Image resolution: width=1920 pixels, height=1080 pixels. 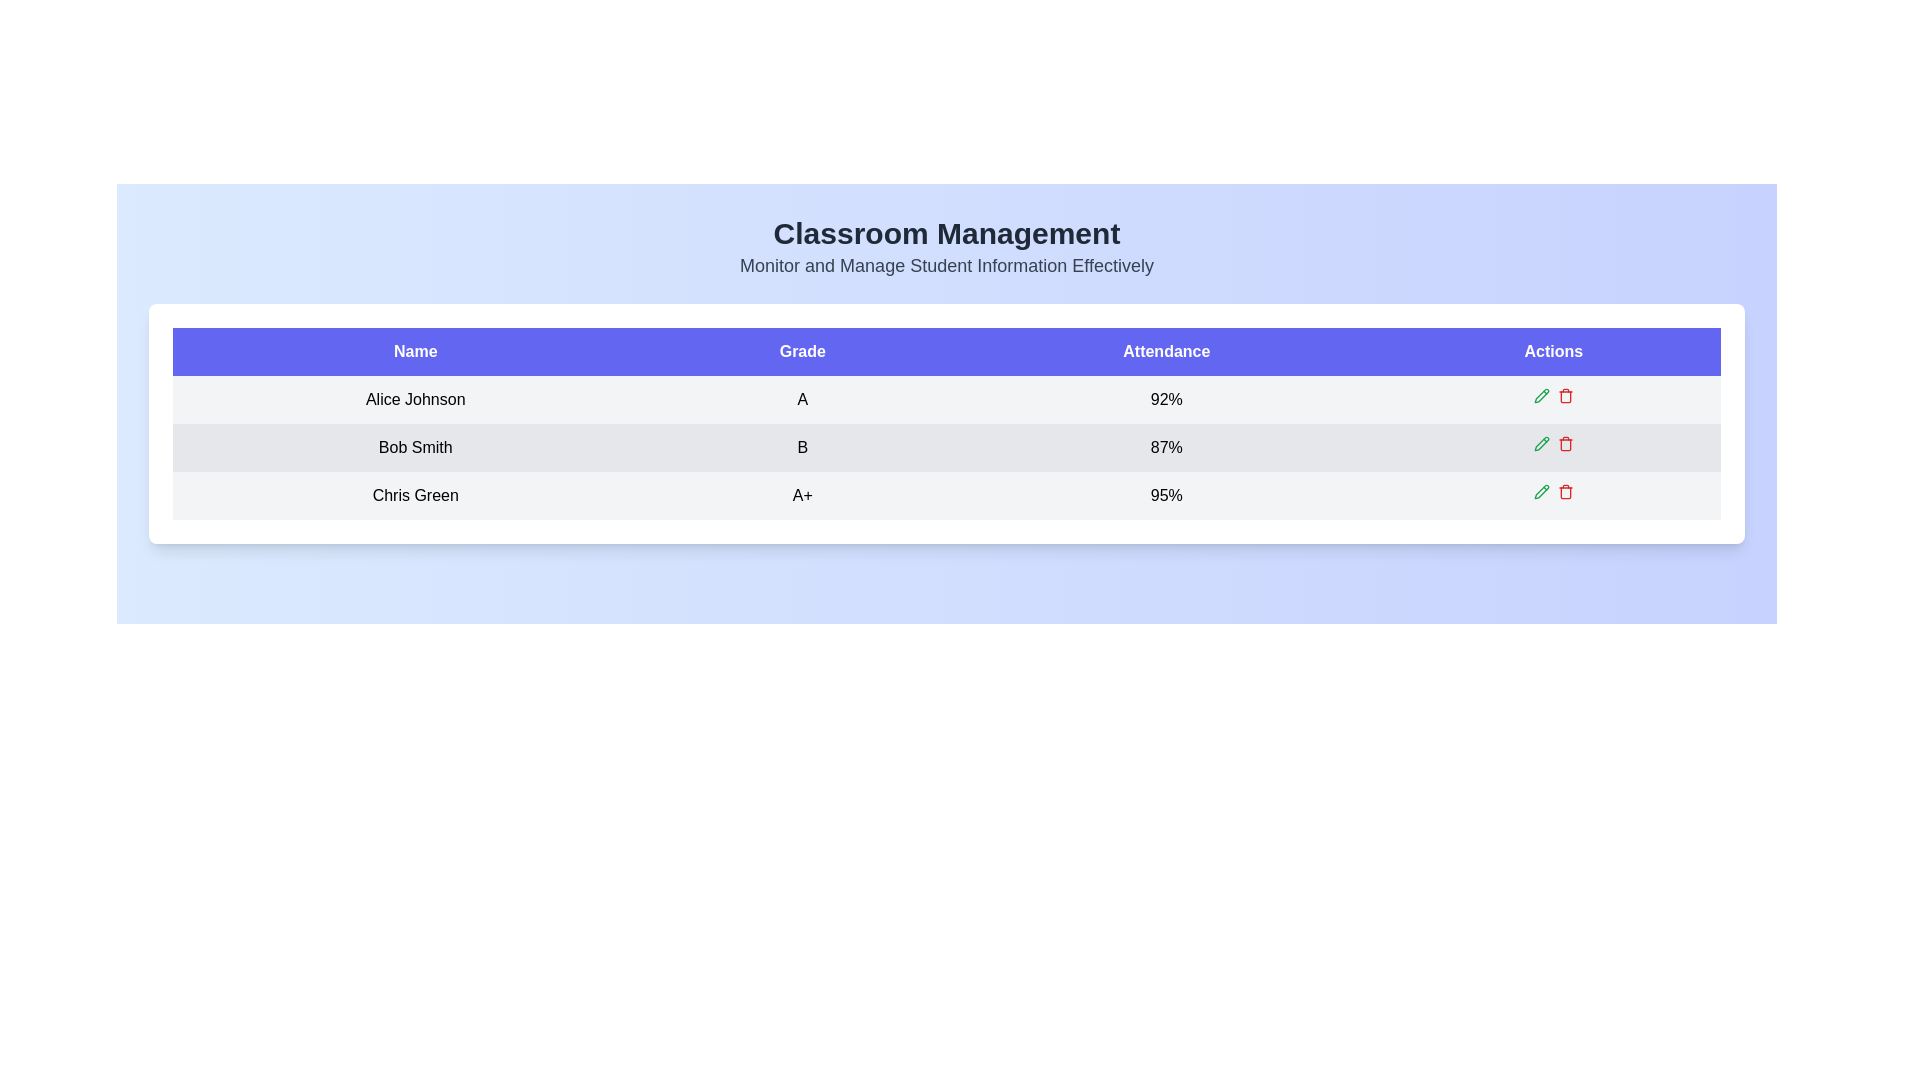 What do you see at coordinates (1564, 492) in the screenshot?
I see `the red trash bin icon in the 'Actions' column of the third row` at bounding box center [1564, 492].